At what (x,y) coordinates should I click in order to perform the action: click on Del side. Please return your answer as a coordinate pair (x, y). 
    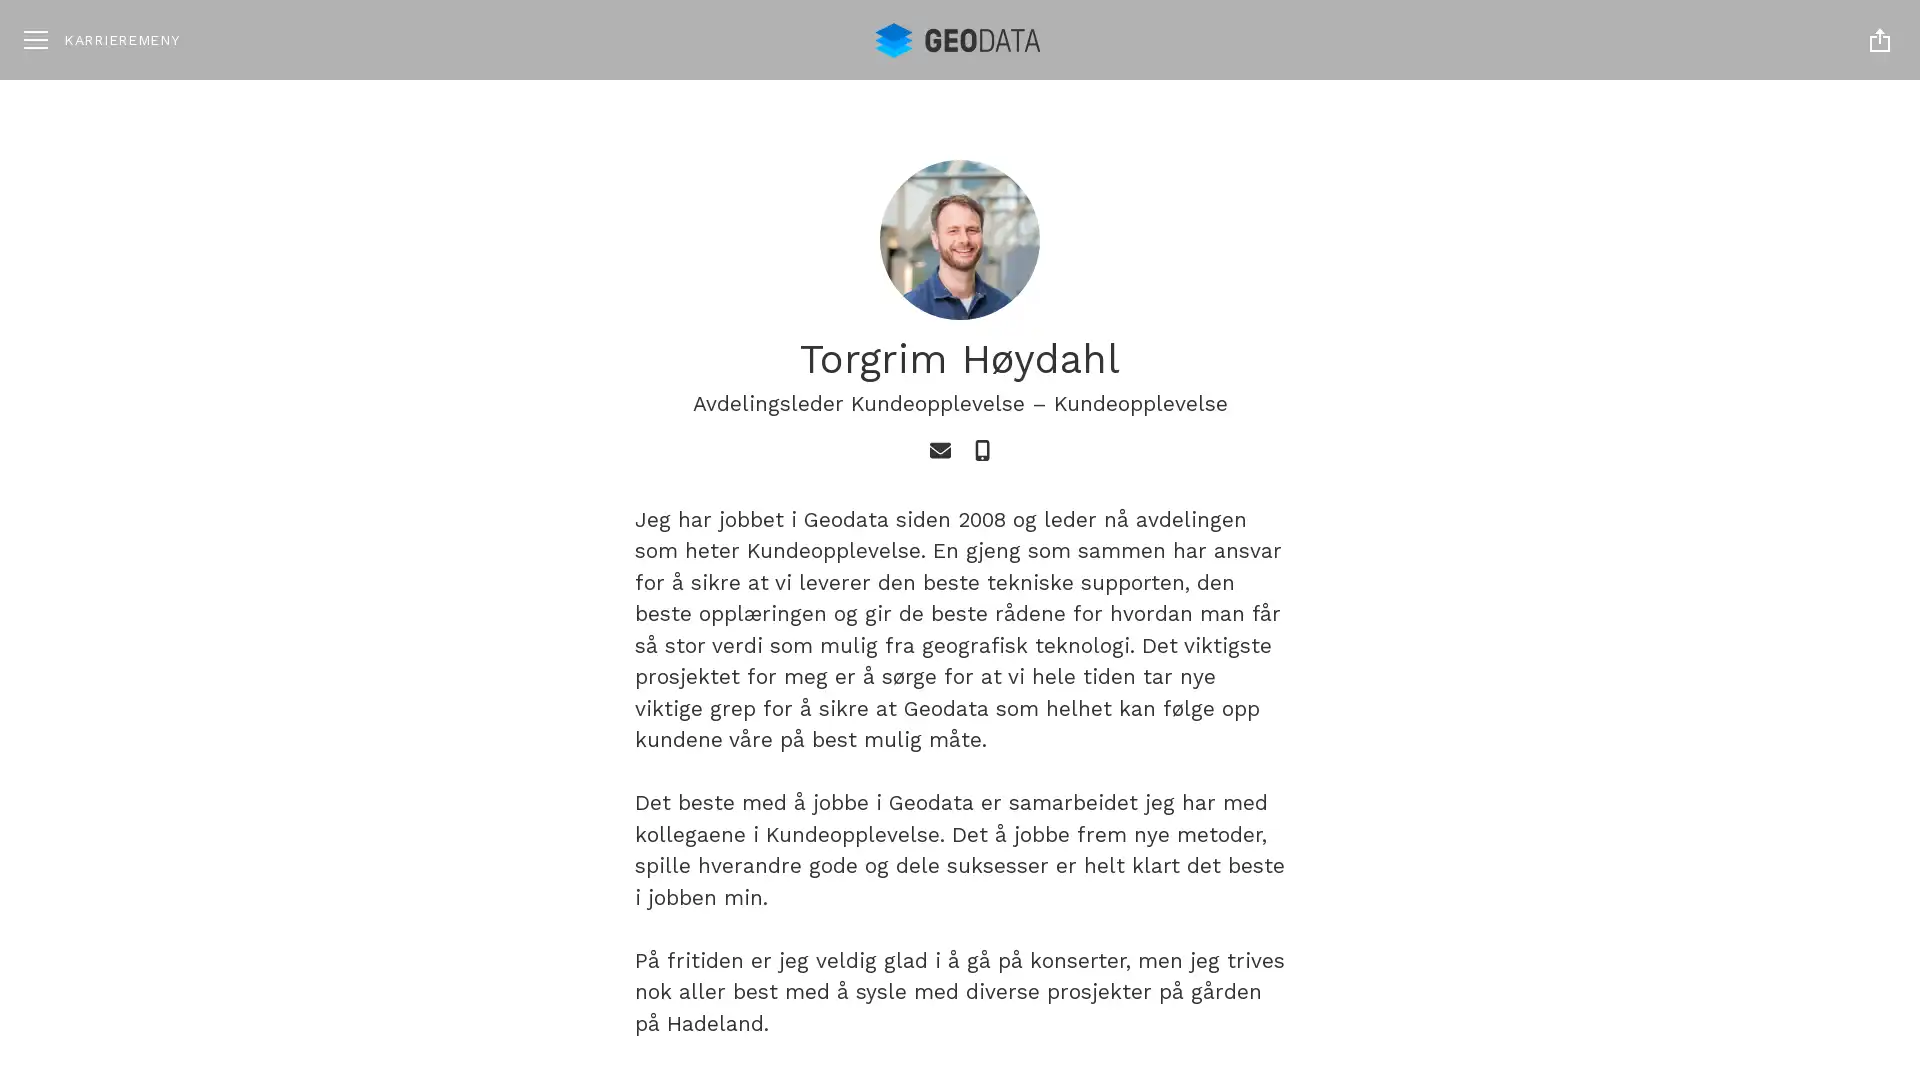
    Looking at the image, I should click on (1879, 39).